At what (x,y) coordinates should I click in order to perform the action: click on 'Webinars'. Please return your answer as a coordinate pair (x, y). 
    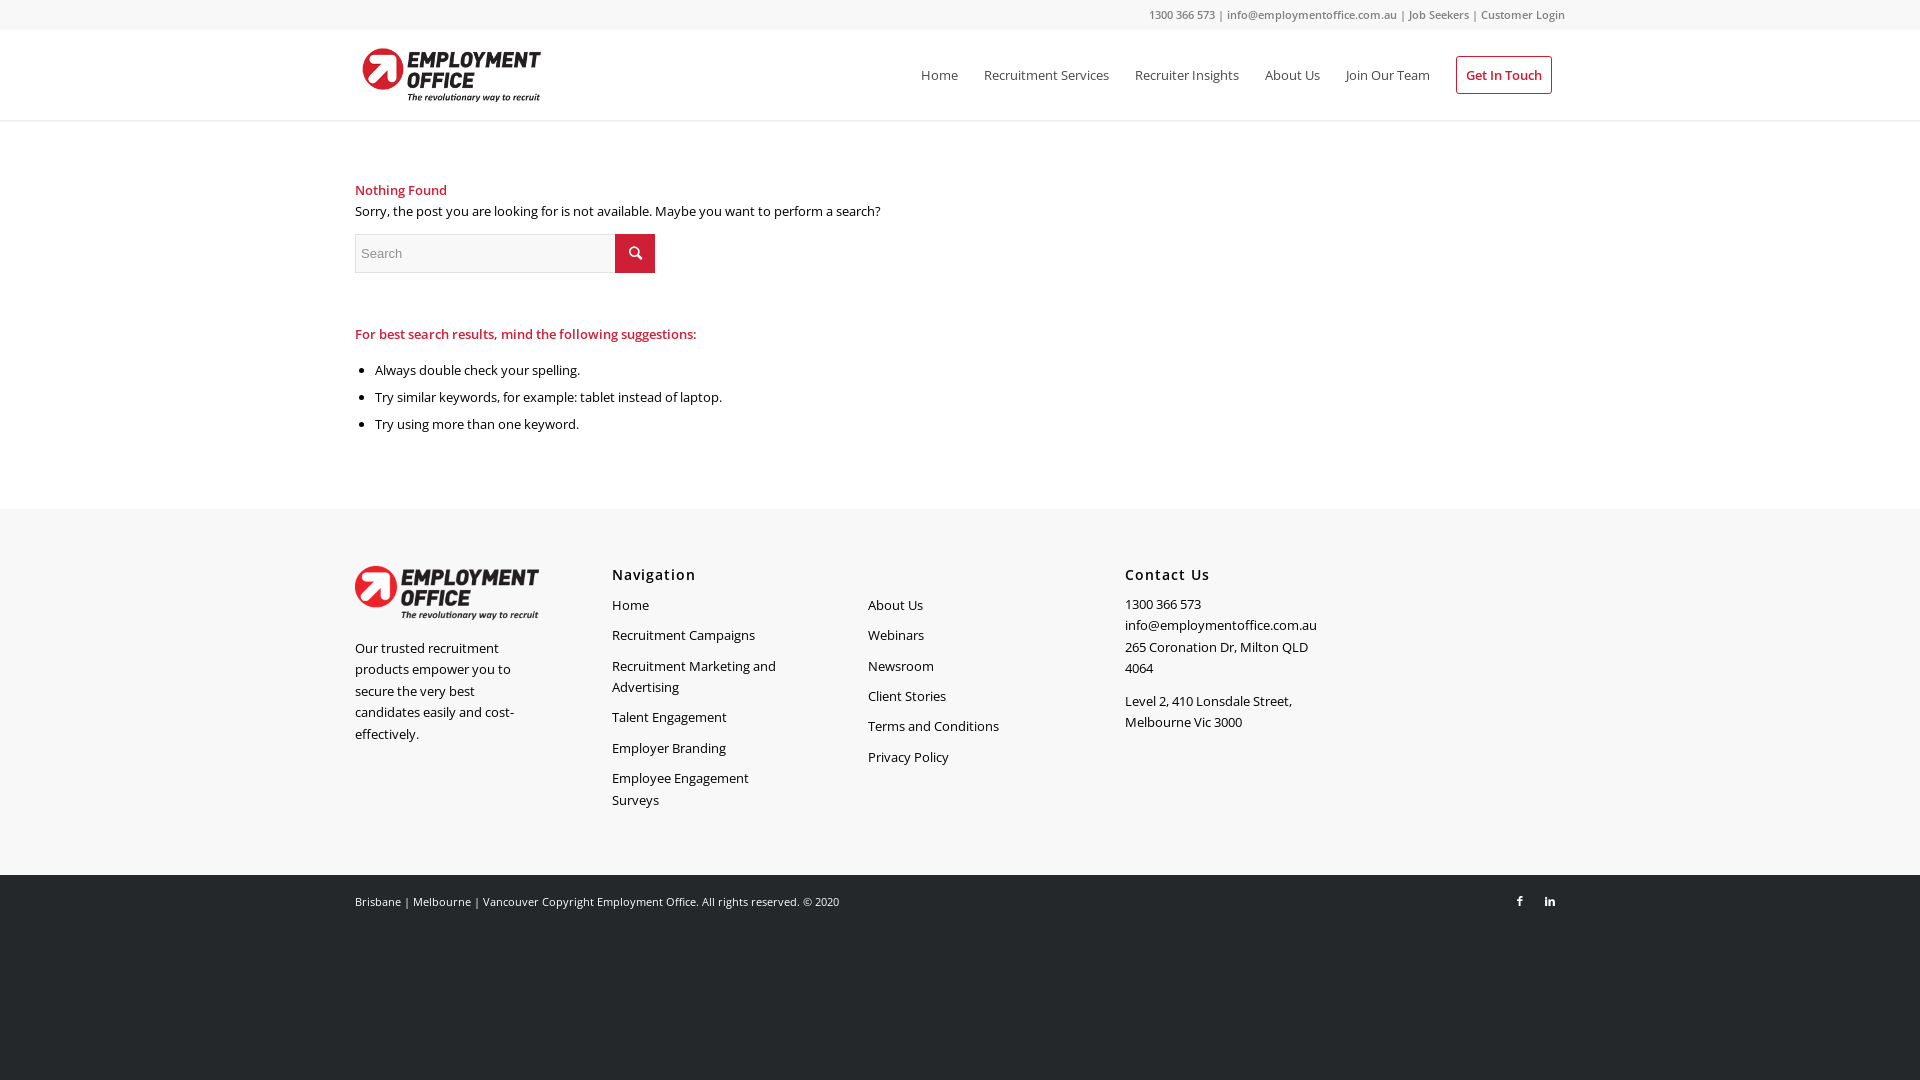
    Looking at the image, I should click on (960, 636).